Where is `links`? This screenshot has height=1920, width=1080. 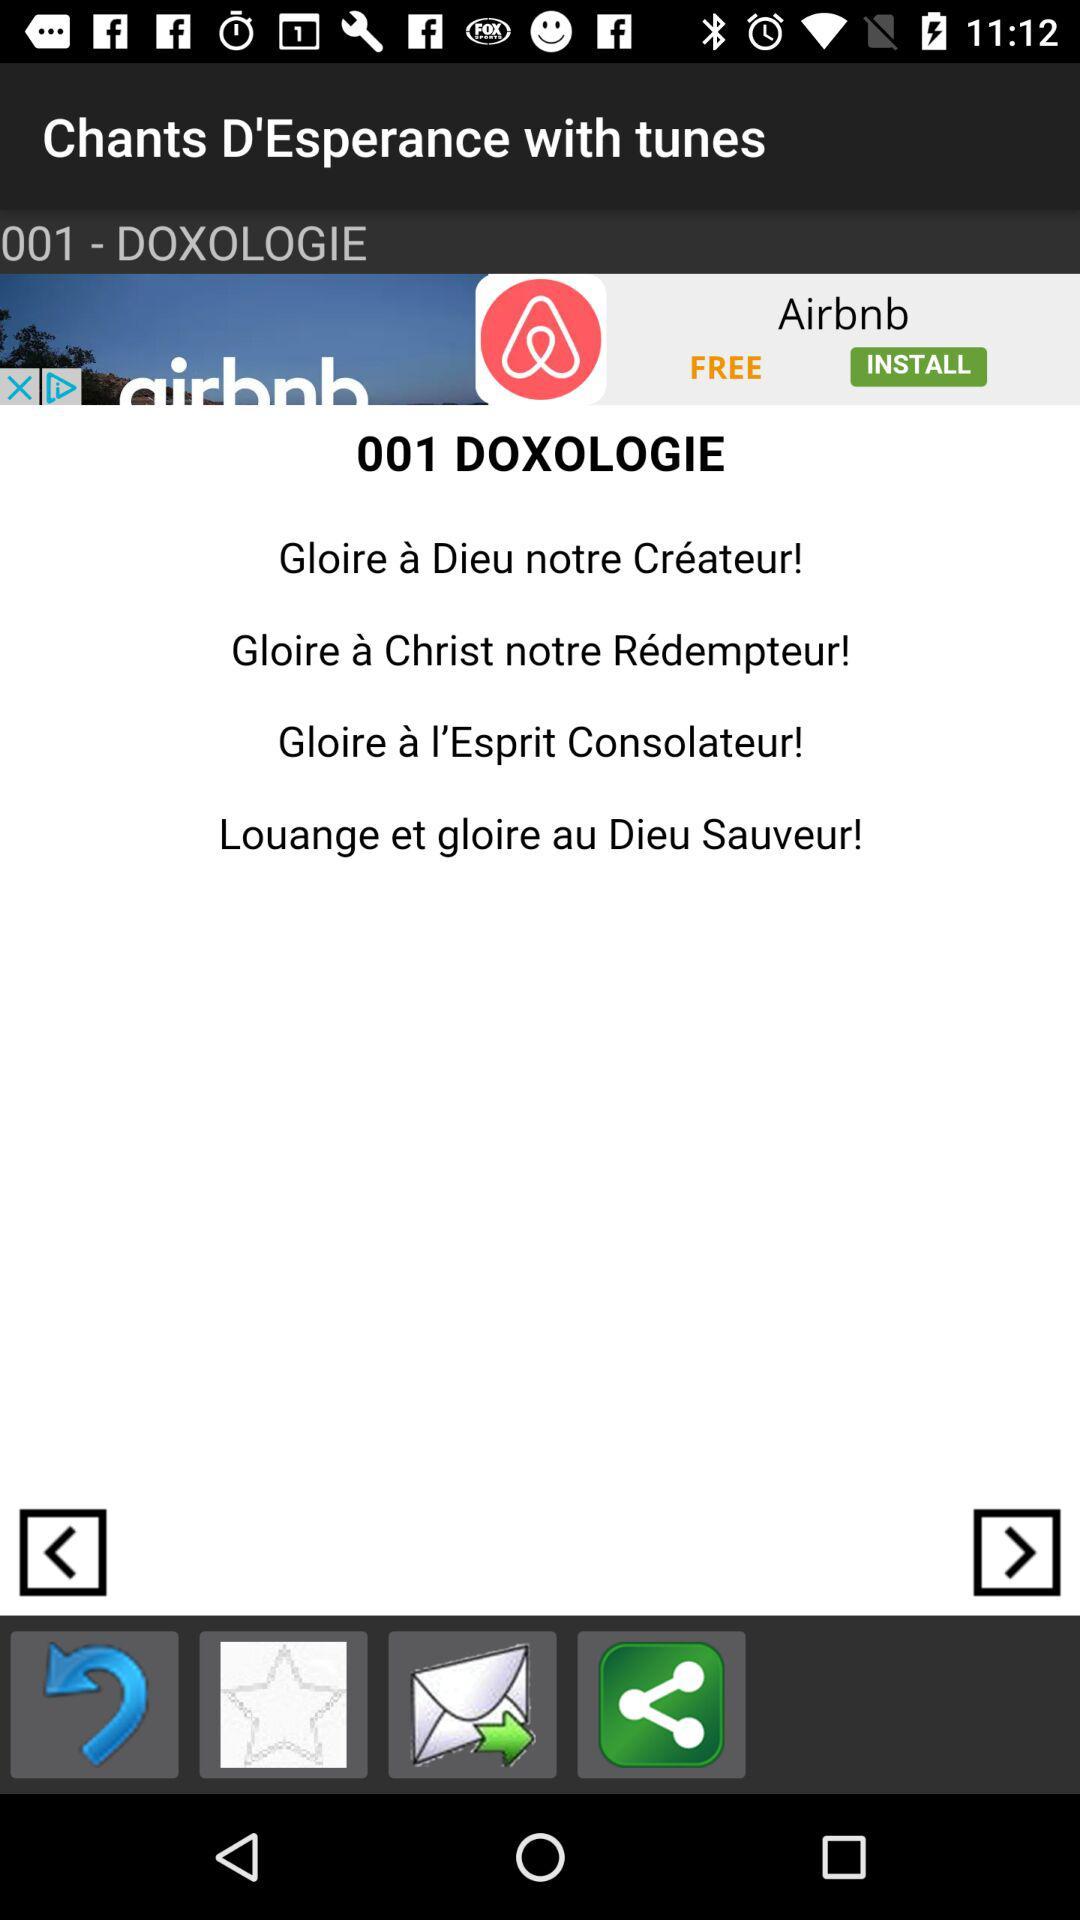
links is located at coordinates (661, 1703).